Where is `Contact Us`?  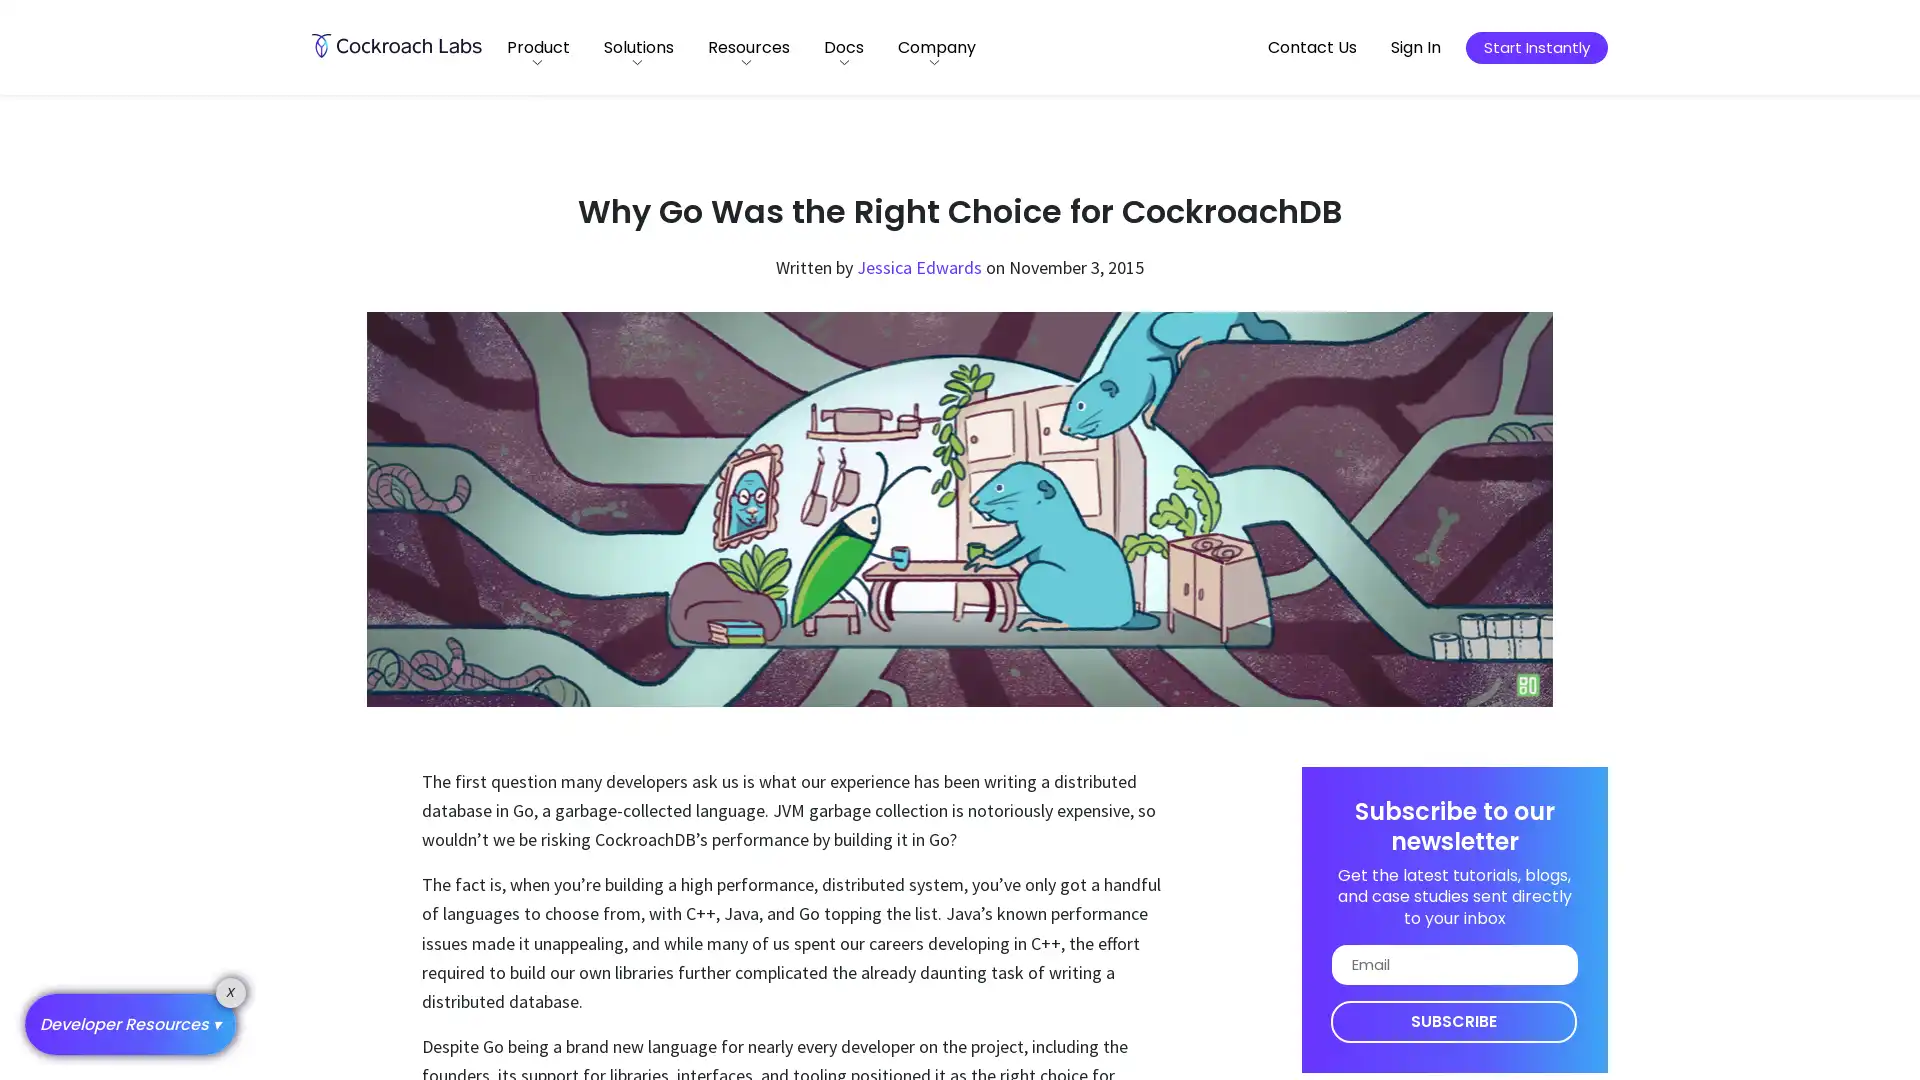 Contact Us is located at coordinates (1312, 46).